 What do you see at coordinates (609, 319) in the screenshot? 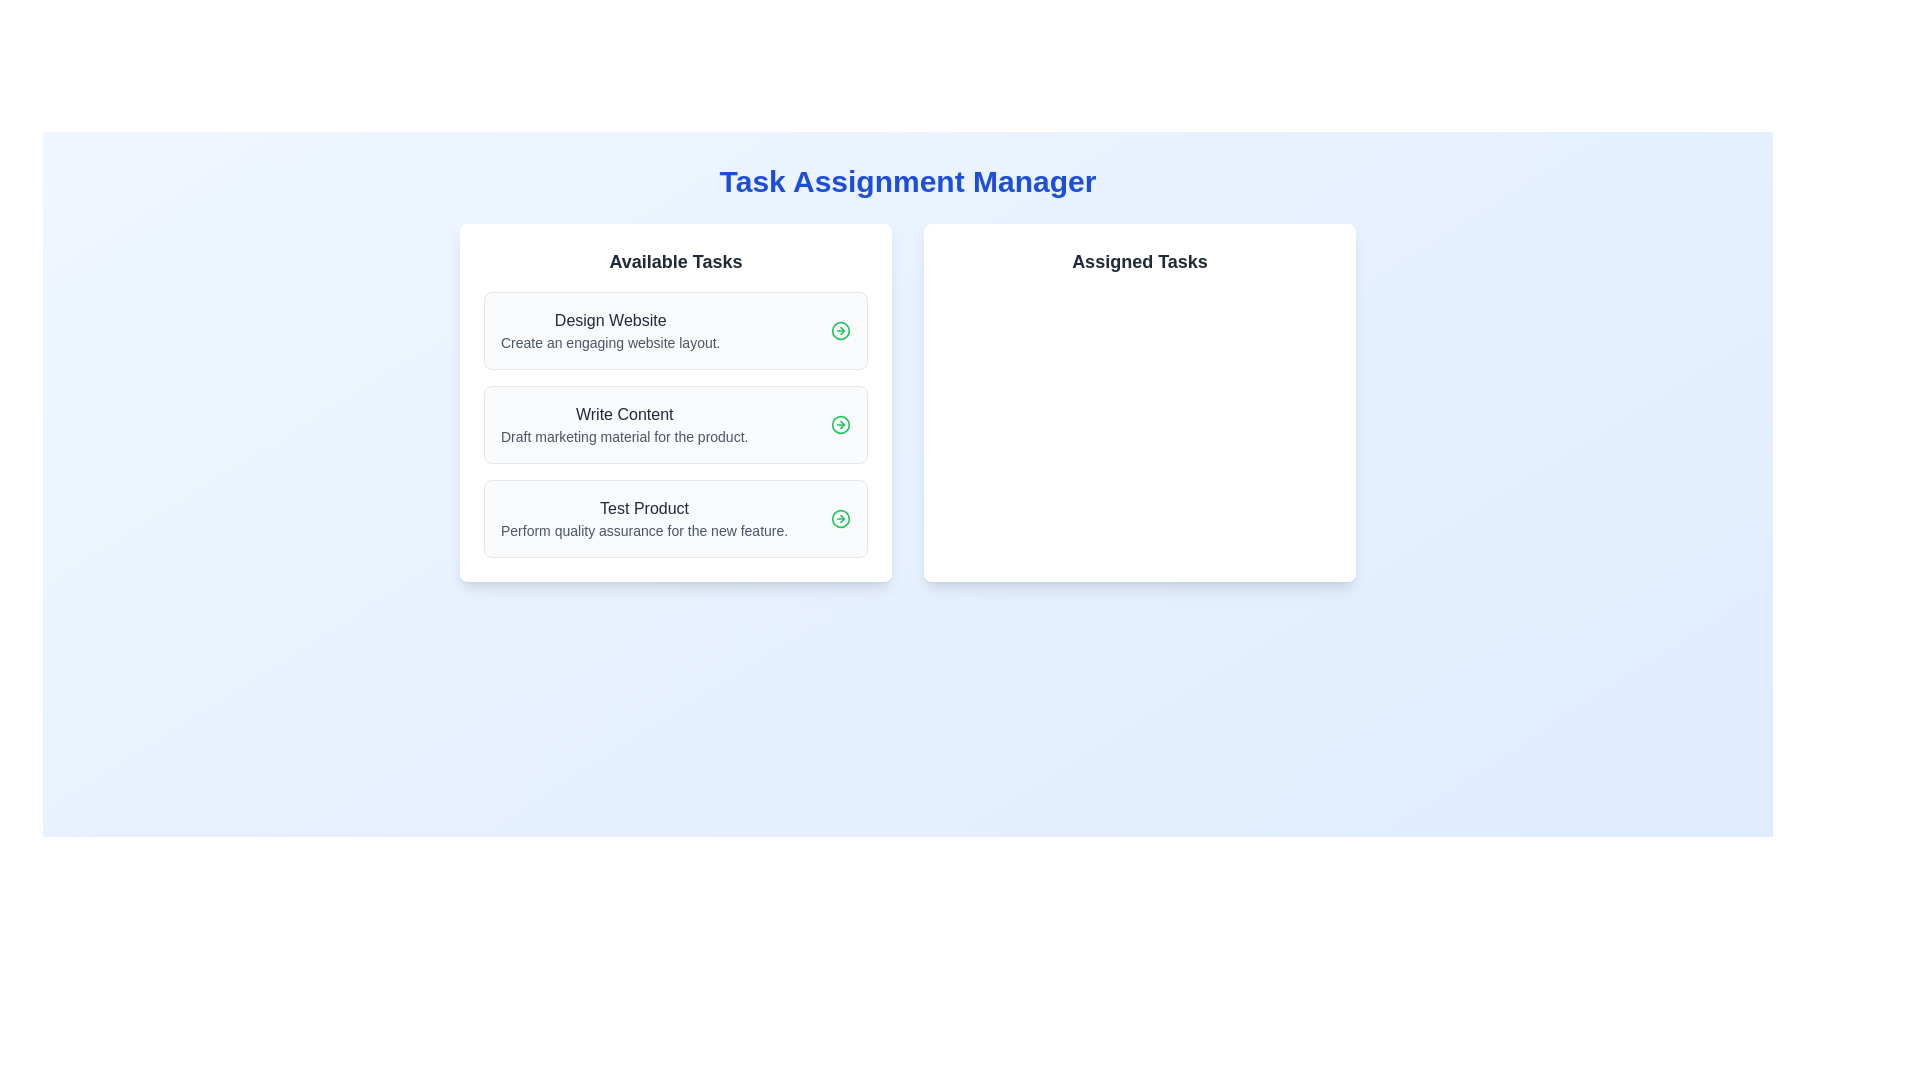
I see `the title label of the first task in the 'Available Tasks' section, which is positioned at the top of the task card and above the description 'Create an engaging website layout.'` at bounding box center [609, 319].